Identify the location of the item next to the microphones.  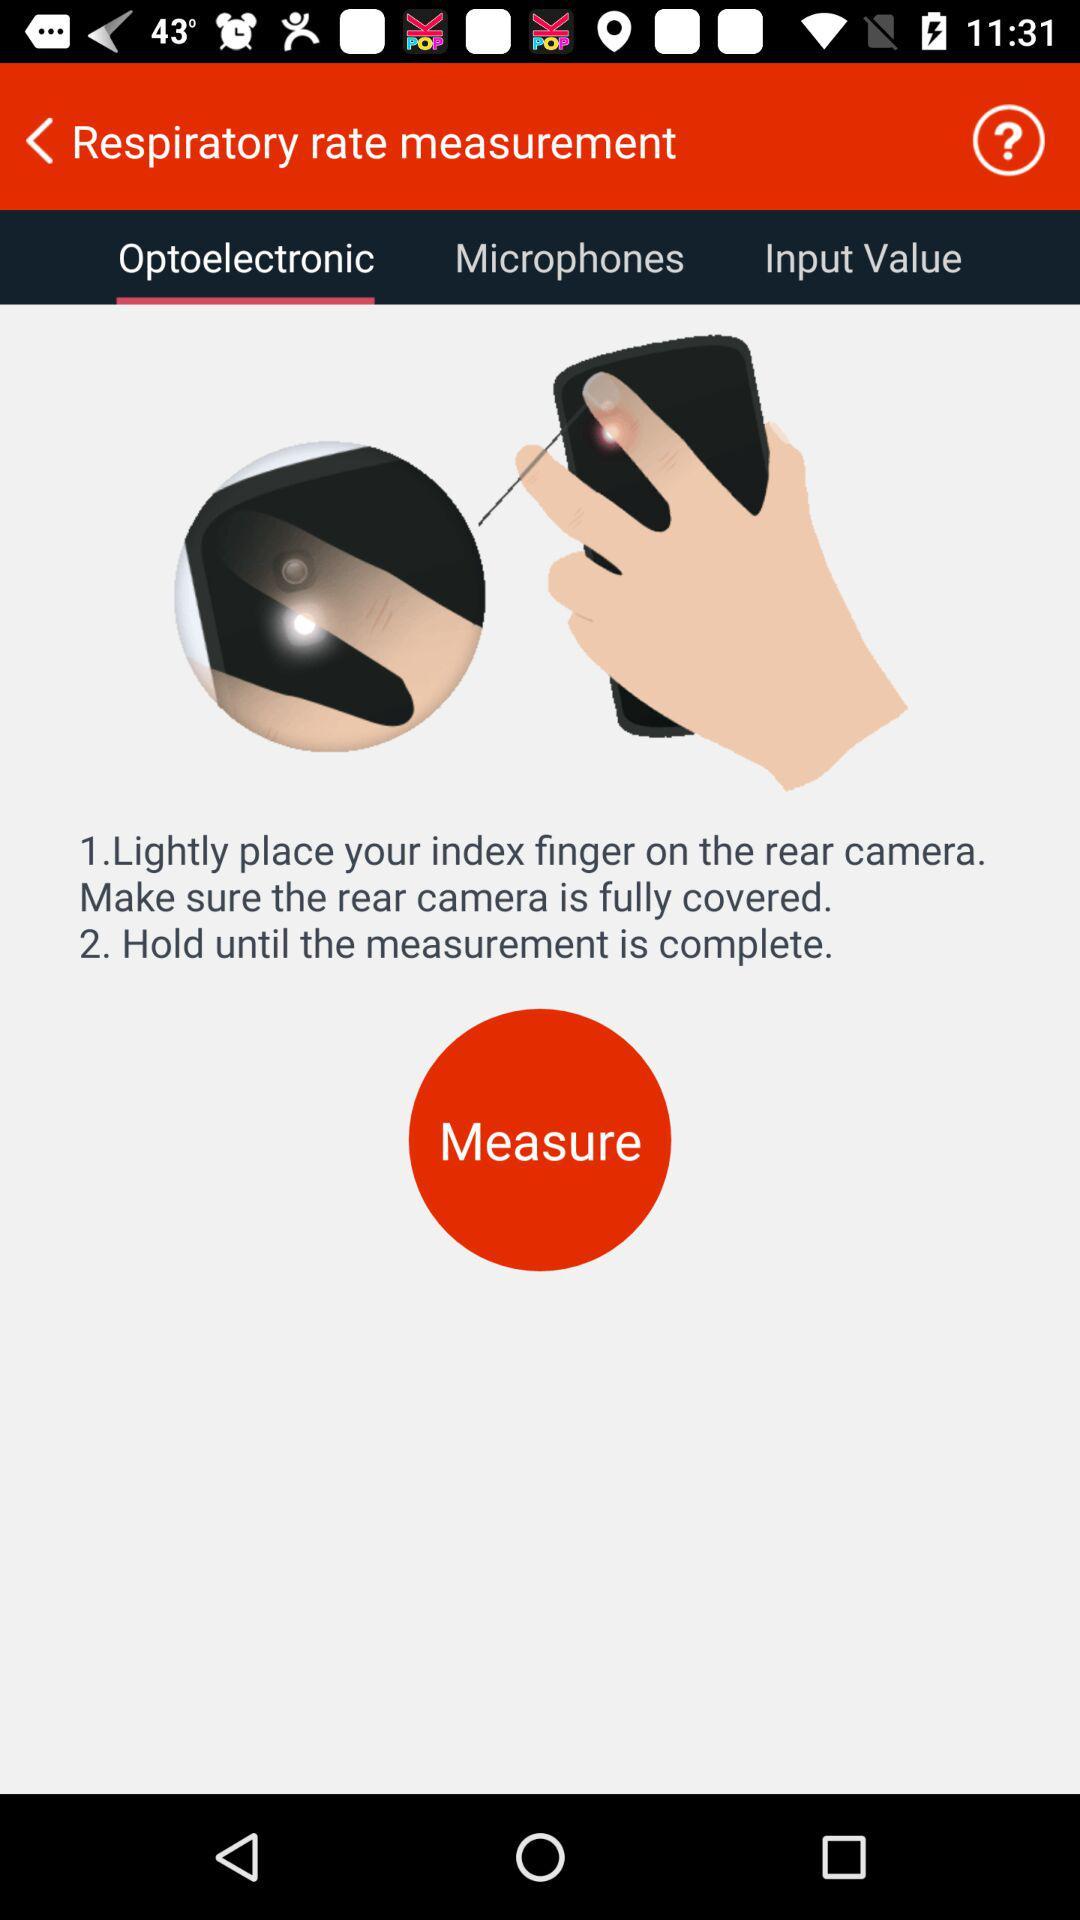
(862, 256).